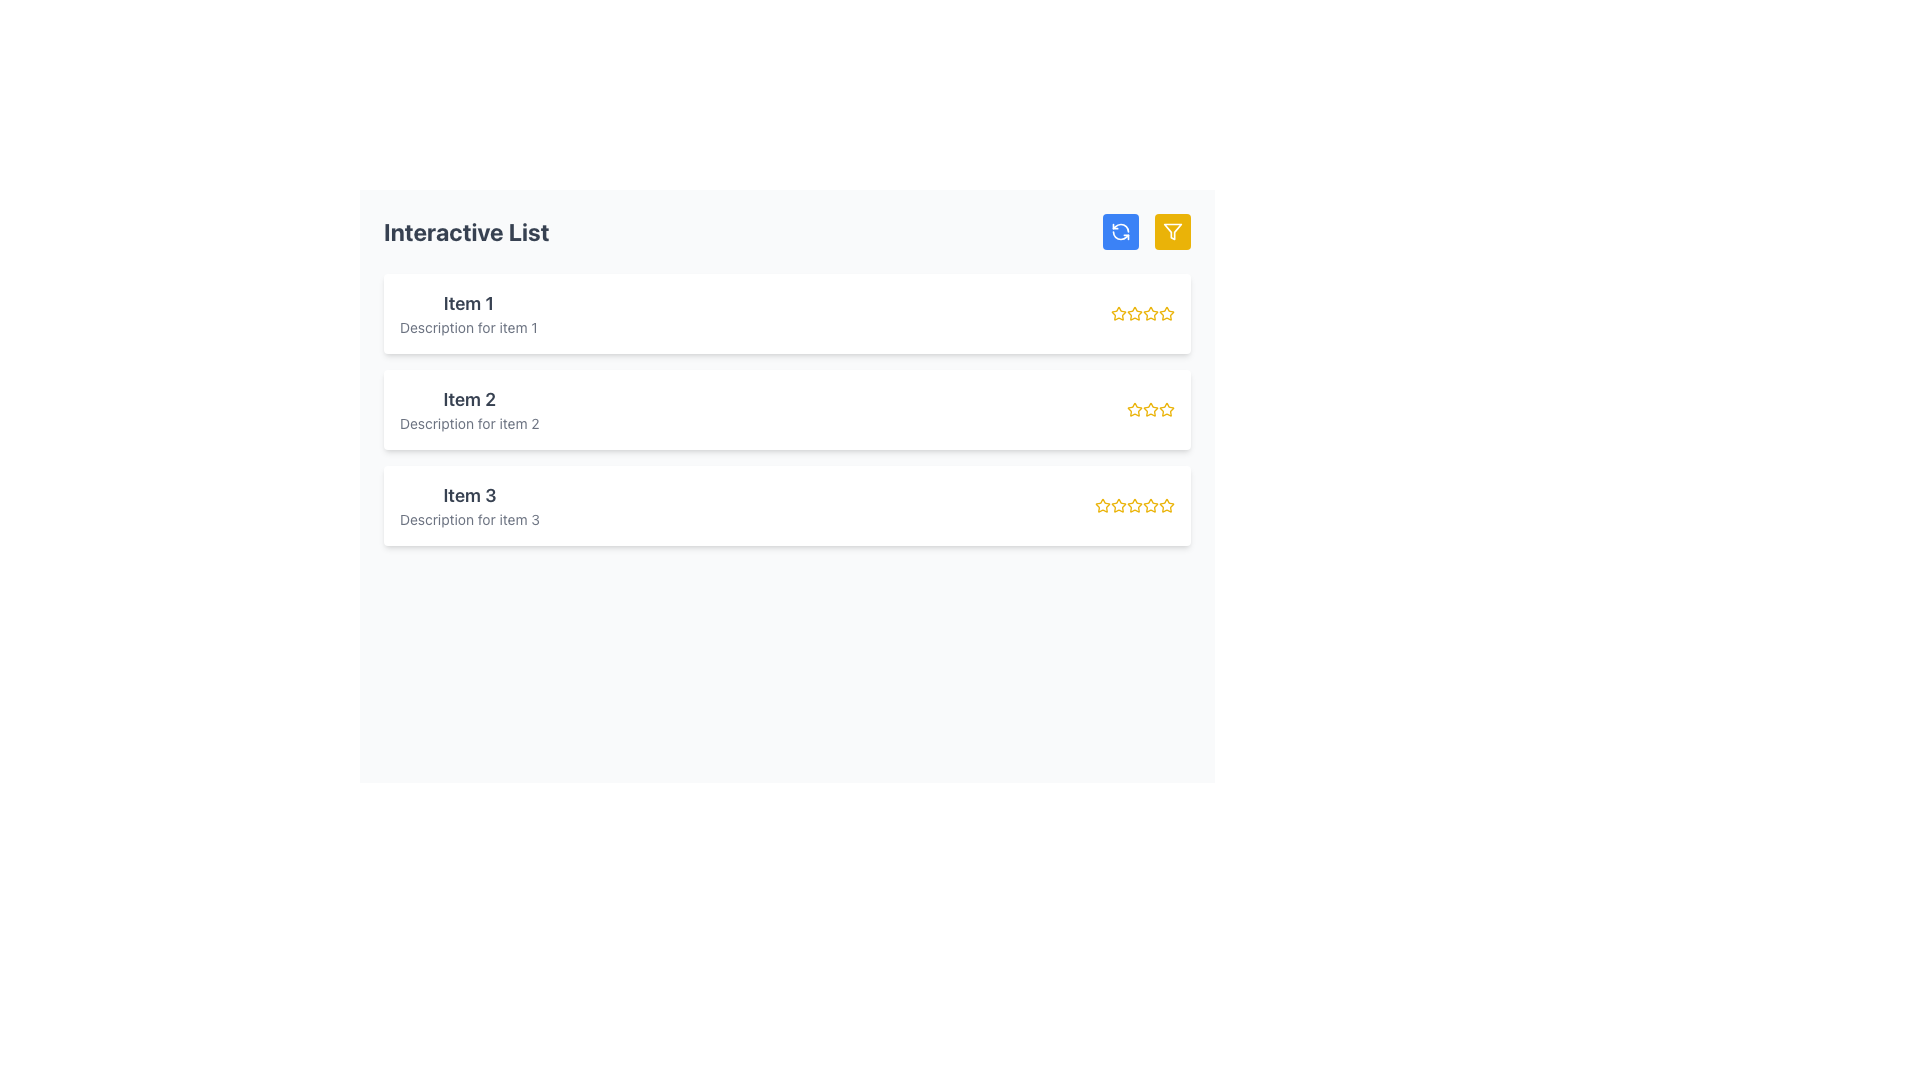 This screenshot has width=1920, height=1080. Describe the element at coordinates (469, 495) in the screenshot. I see `the text label that serves as the title for the third item in the list, positioned above 'Description for item 3' and below 'Item 2'` at that location.